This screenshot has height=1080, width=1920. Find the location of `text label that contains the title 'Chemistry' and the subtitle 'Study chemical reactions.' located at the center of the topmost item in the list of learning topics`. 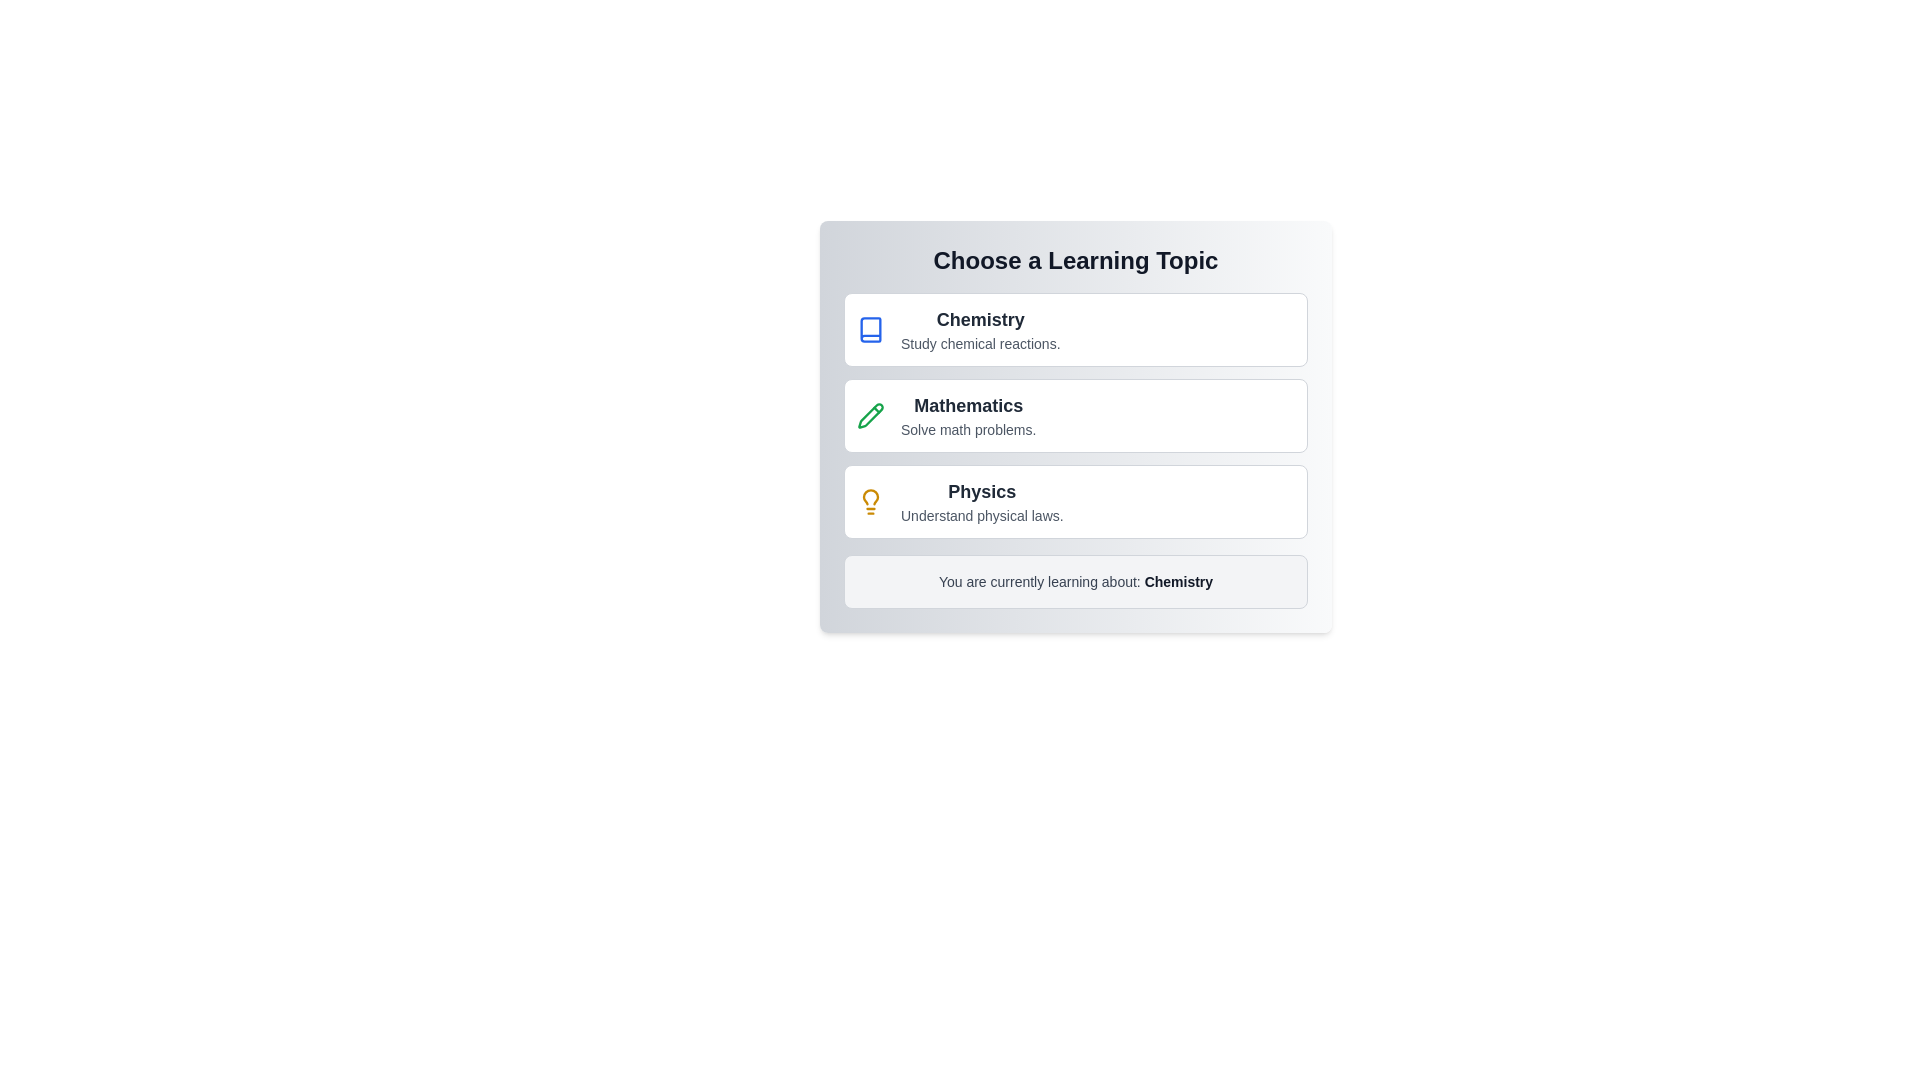

text label that contains the title 'Chemistry' and the subtitle 'Study chemical reactions.' located at the center of the topmost item in the list of learning topics is located at coordinates (980, 329).